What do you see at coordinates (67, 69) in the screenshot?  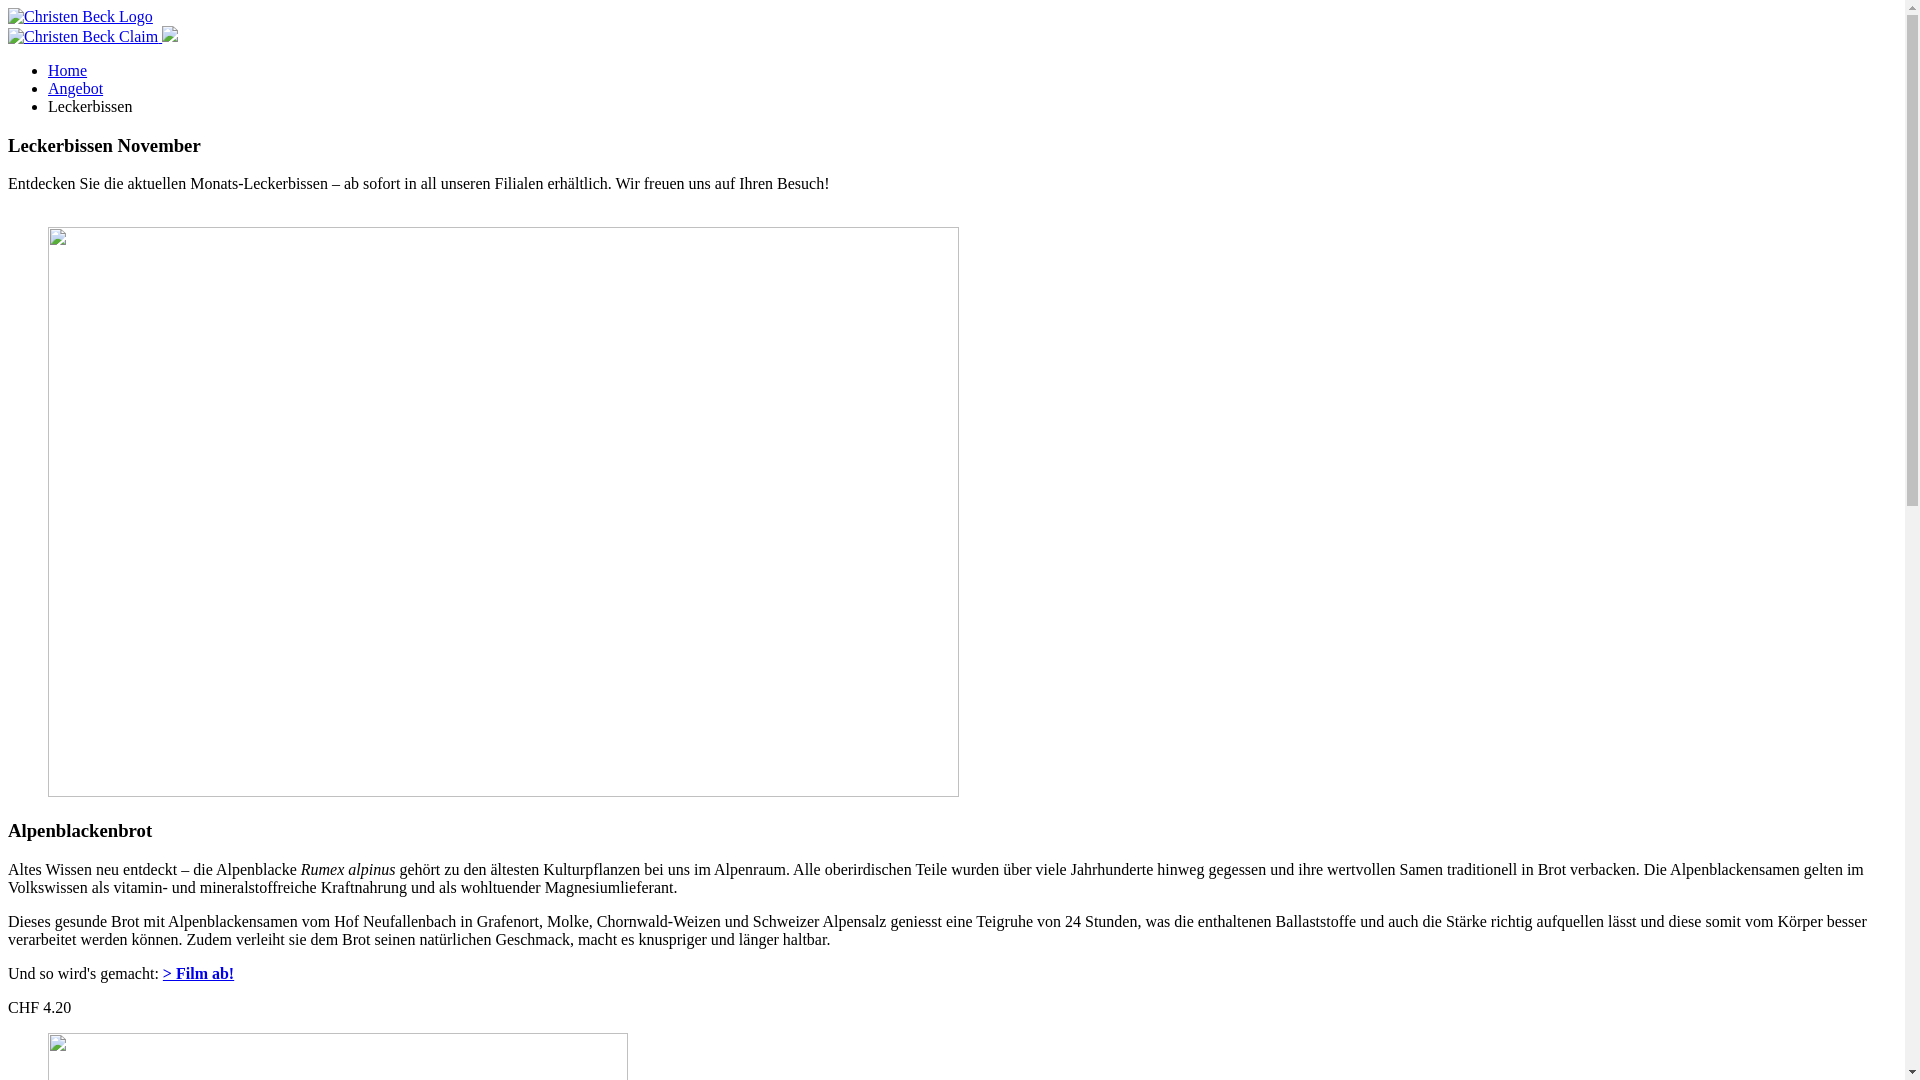 I see `'Home'` at bounding box center [67, 69].